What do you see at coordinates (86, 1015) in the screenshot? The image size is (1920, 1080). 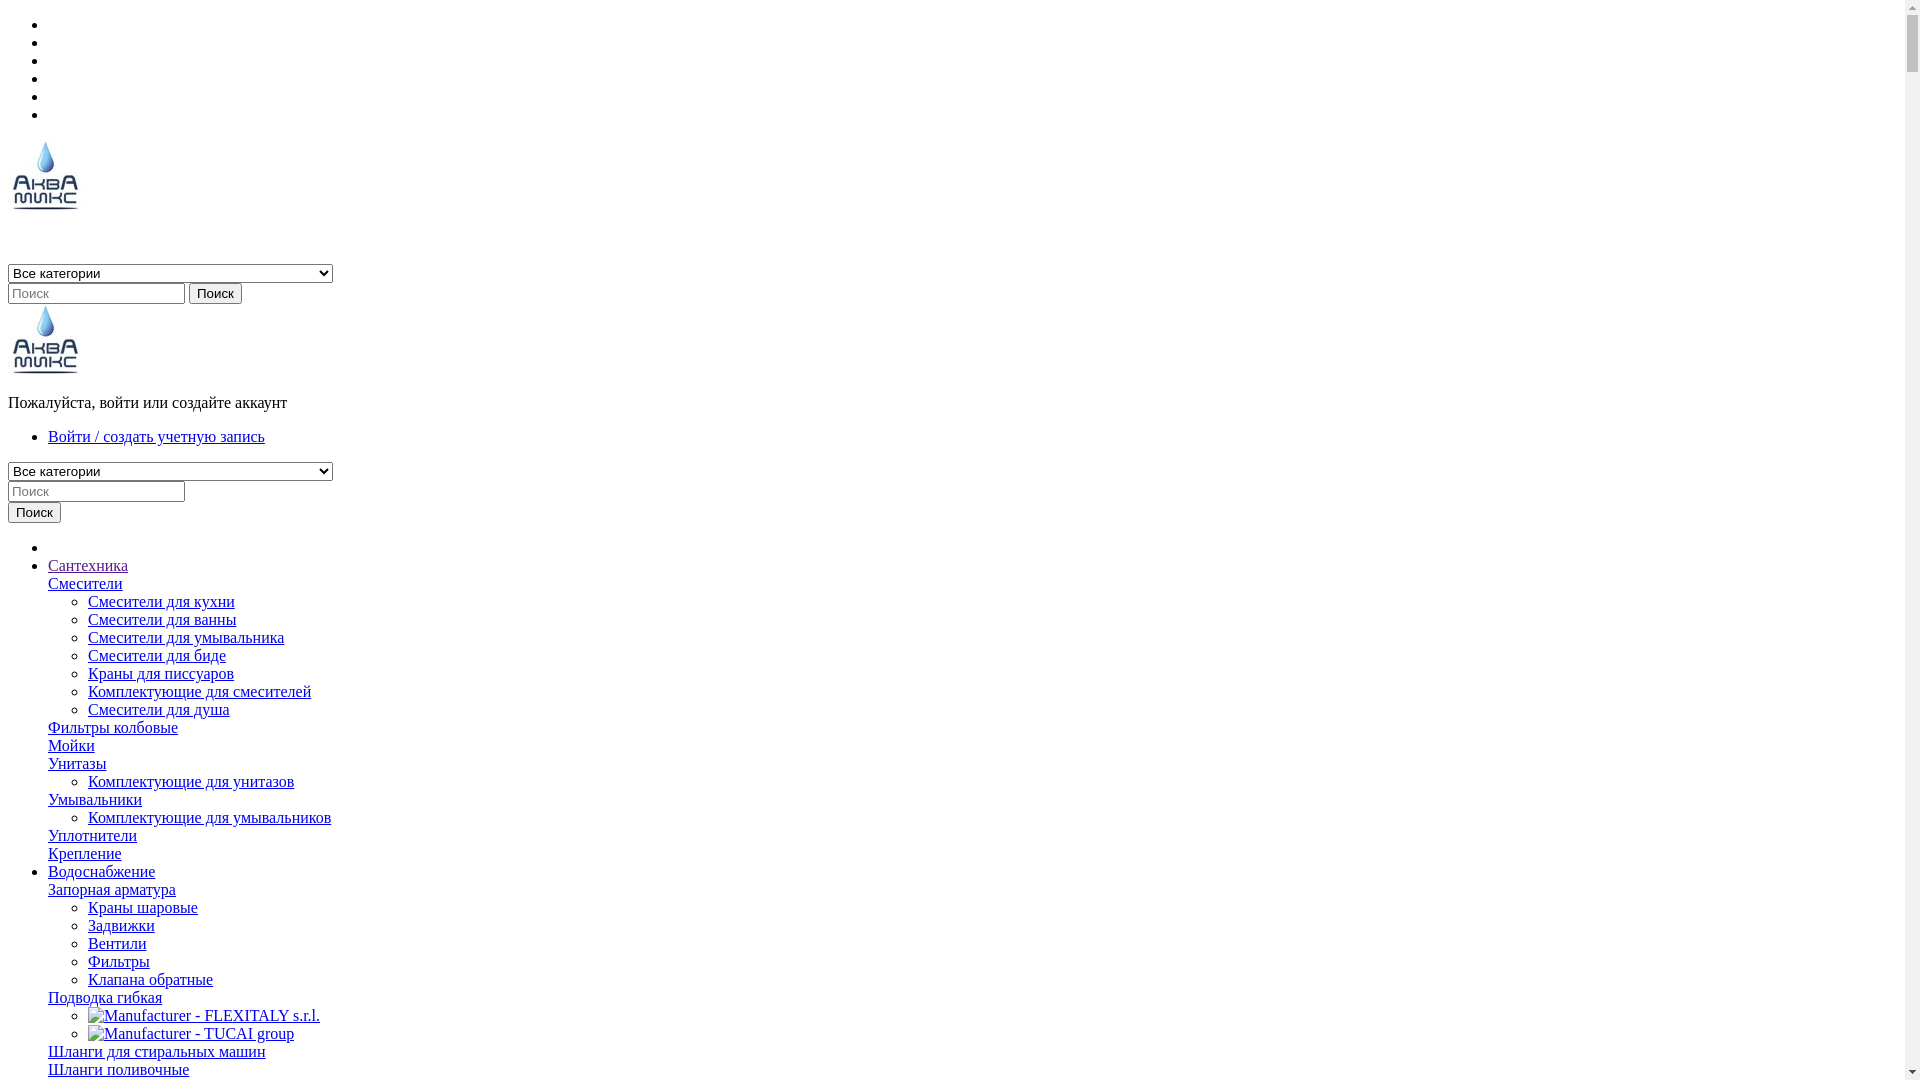 I see `'Manufacturer - FLEXITALY s.r.l.'` at bounding box center [86, 1015].